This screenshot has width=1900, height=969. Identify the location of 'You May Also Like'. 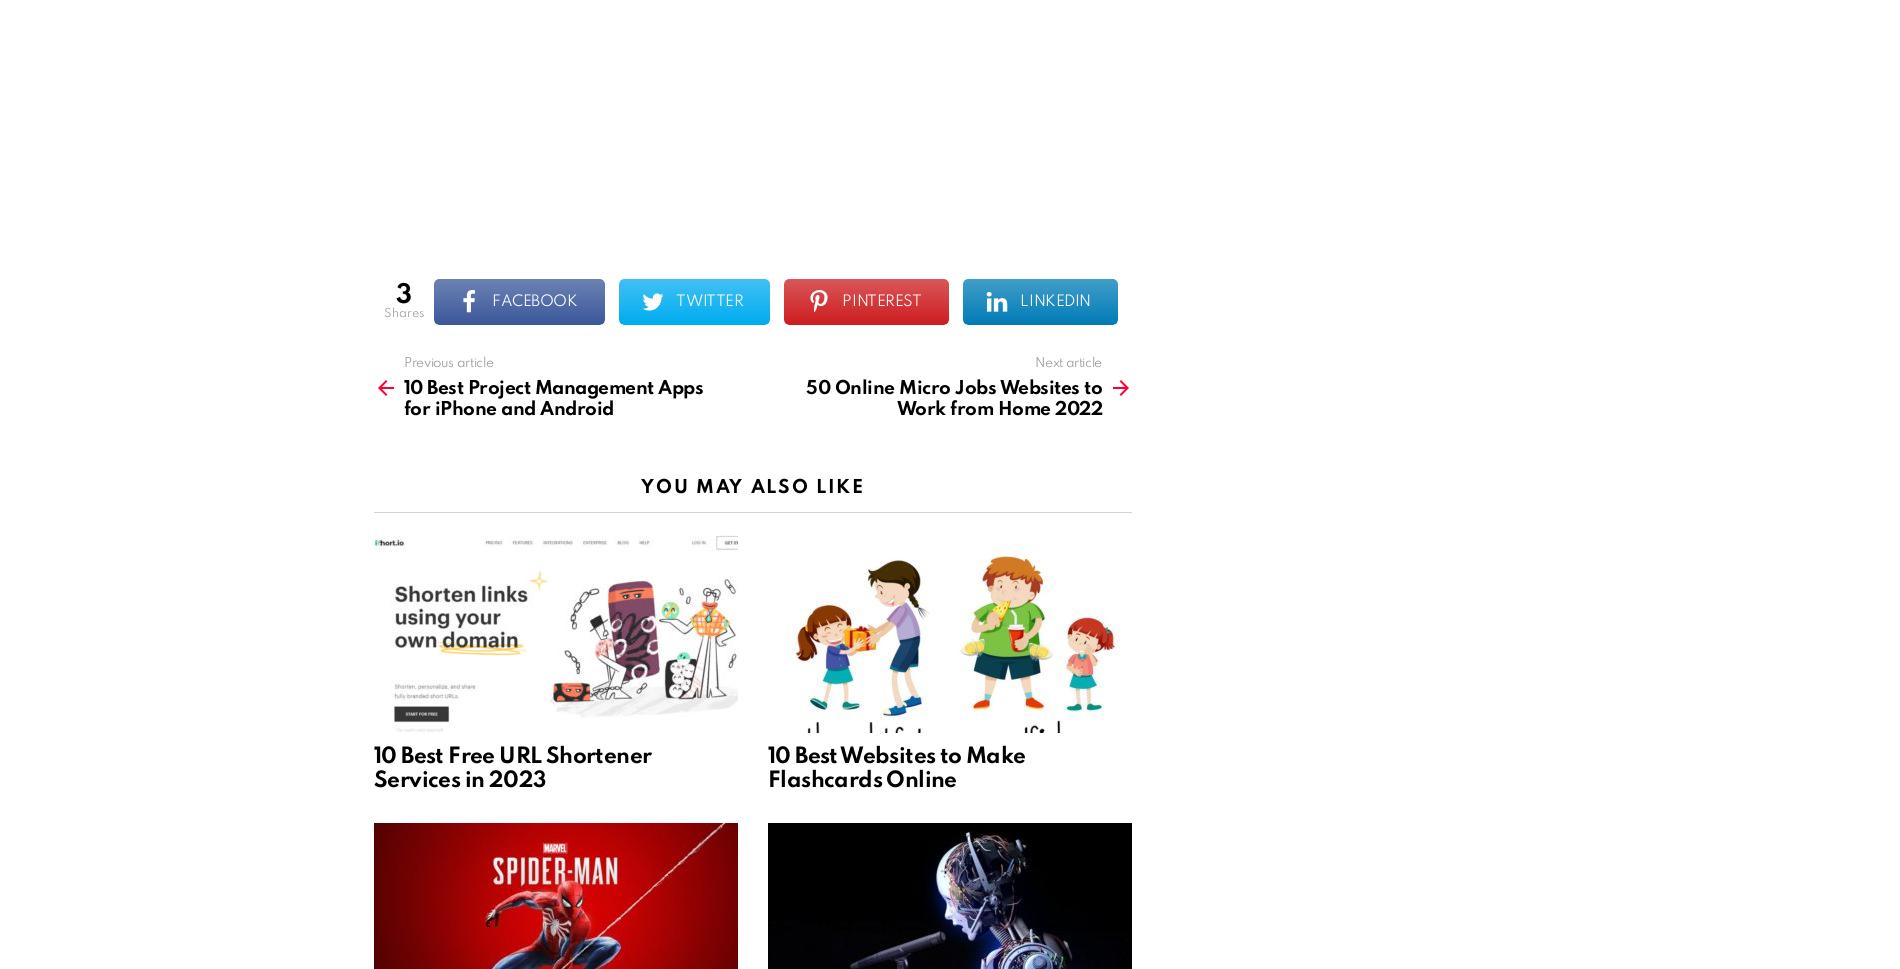
(751, 485).